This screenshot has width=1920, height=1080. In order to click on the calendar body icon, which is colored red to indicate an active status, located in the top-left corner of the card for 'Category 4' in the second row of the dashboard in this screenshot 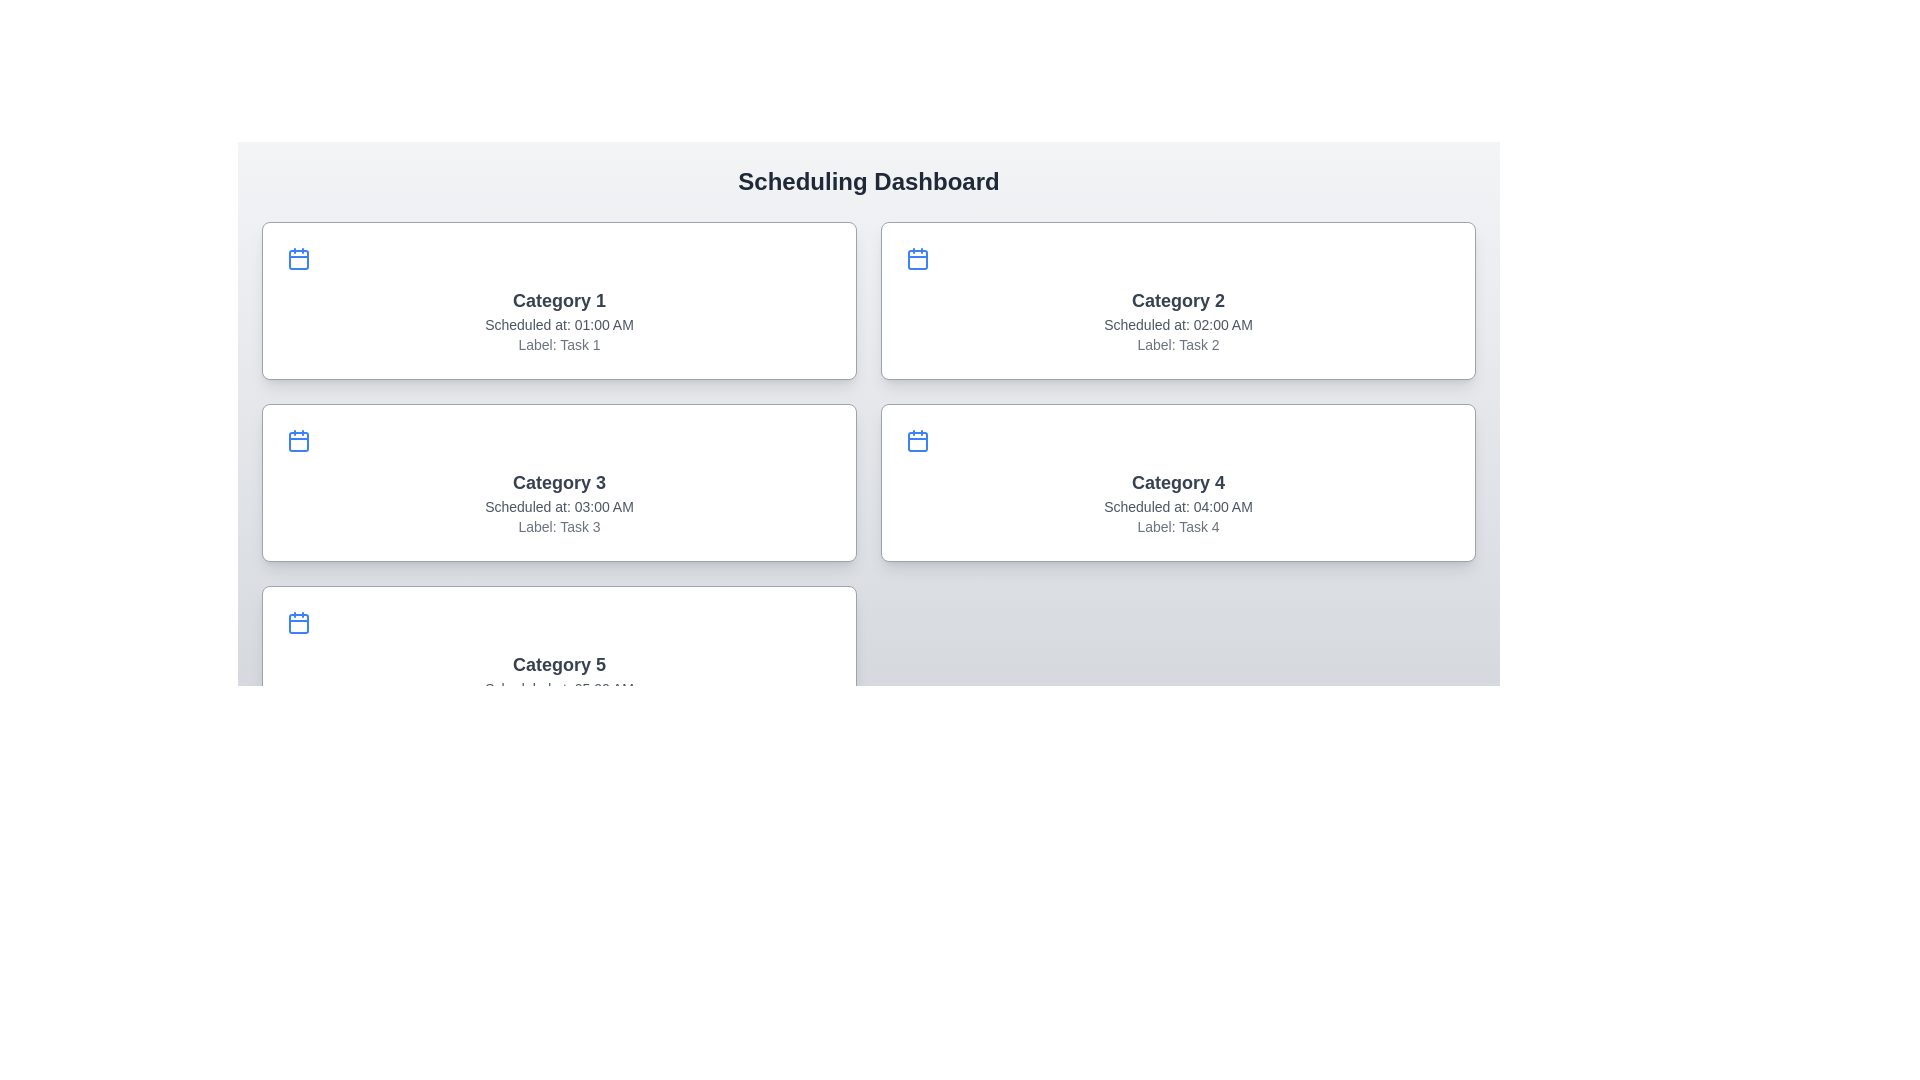, I will do `click(916, 441)`.